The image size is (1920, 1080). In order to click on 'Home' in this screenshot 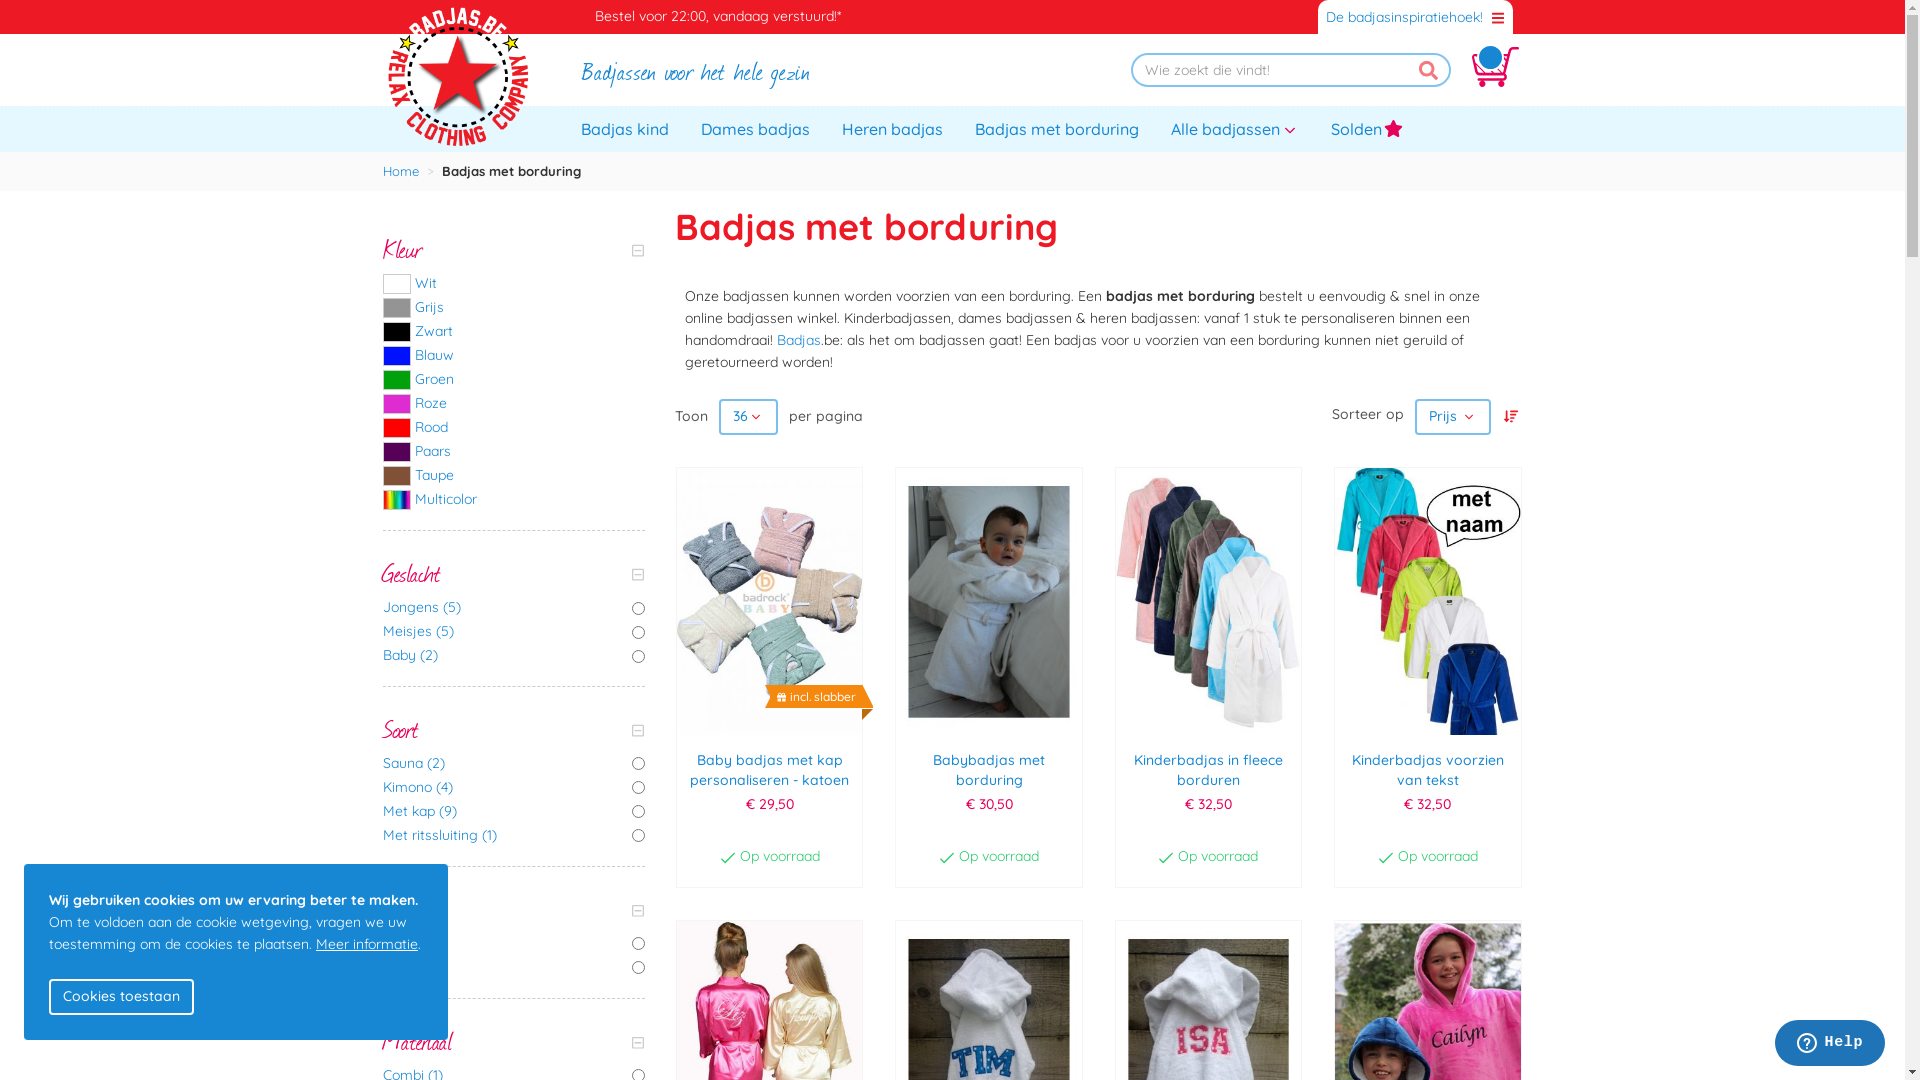, I will do `click(399, 170)`.